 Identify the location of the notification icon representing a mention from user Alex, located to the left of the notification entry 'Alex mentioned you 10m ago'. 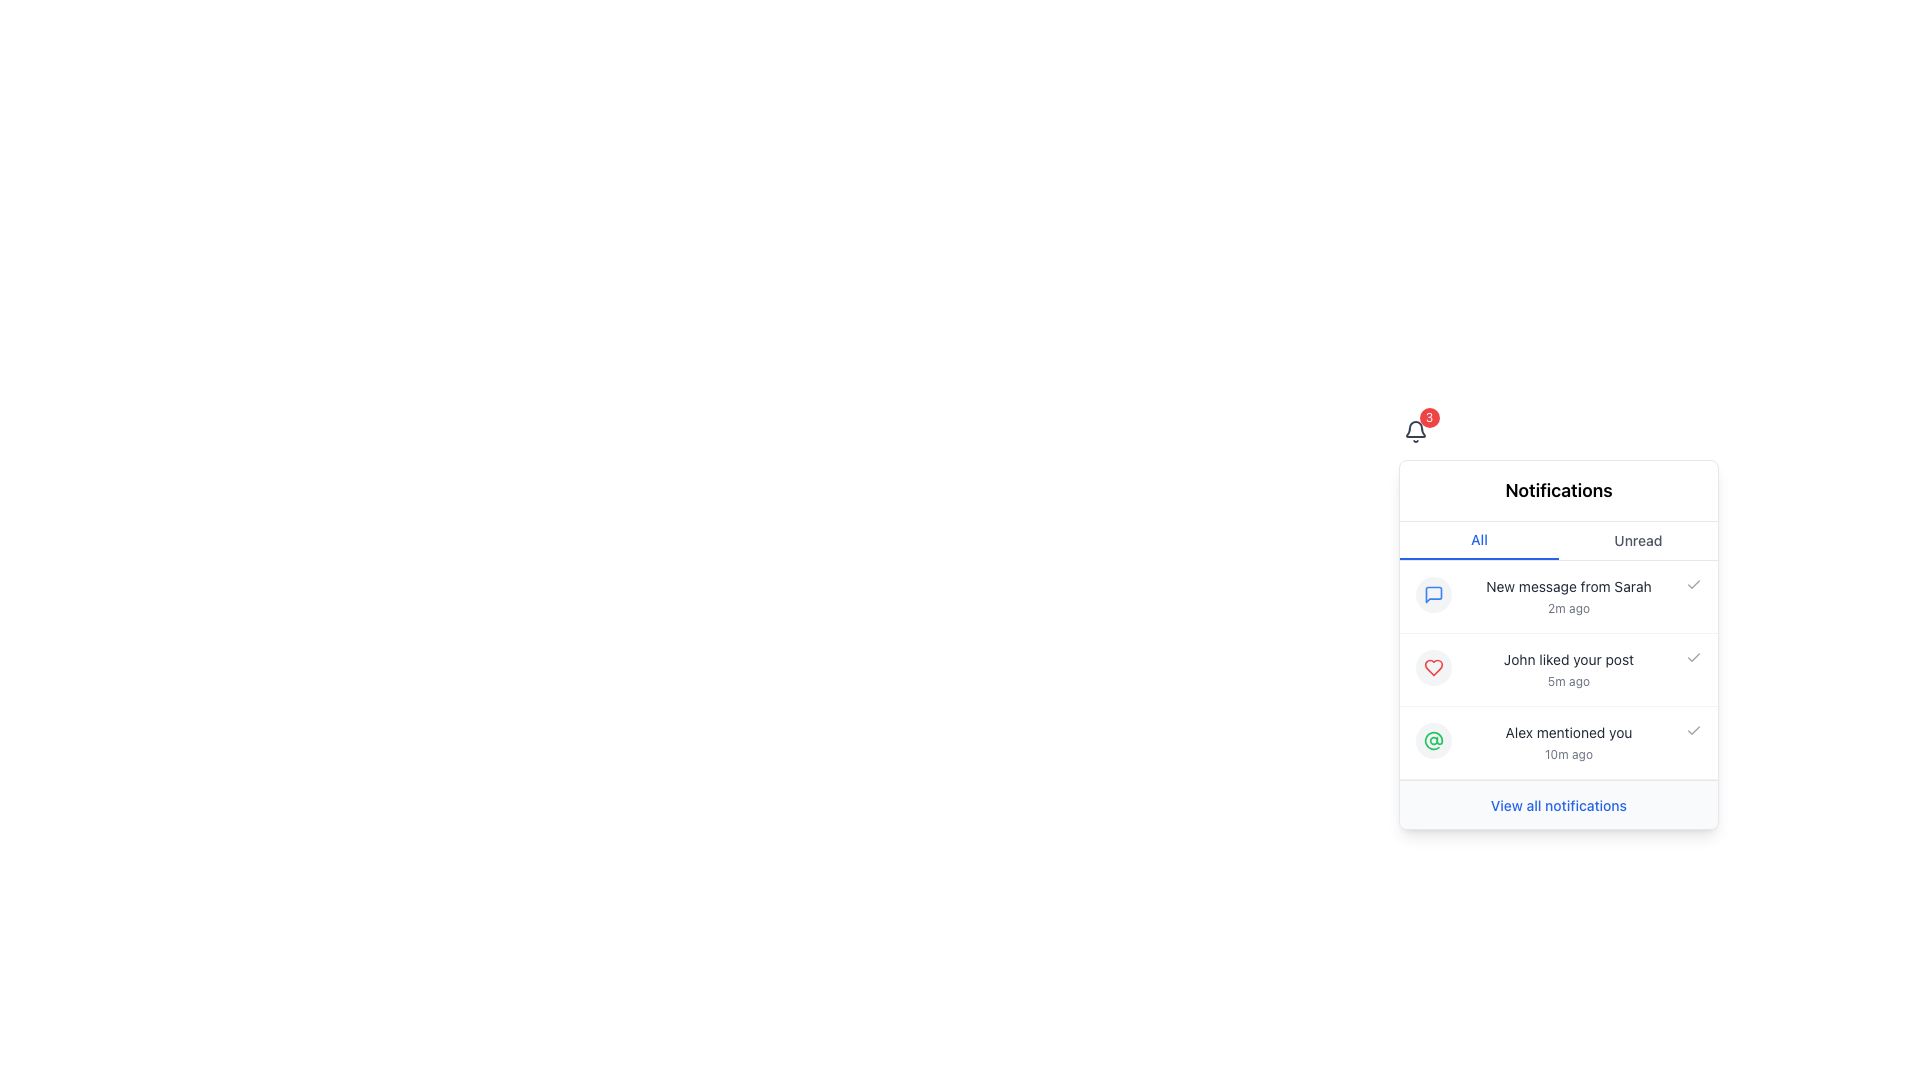
(1433, 740).